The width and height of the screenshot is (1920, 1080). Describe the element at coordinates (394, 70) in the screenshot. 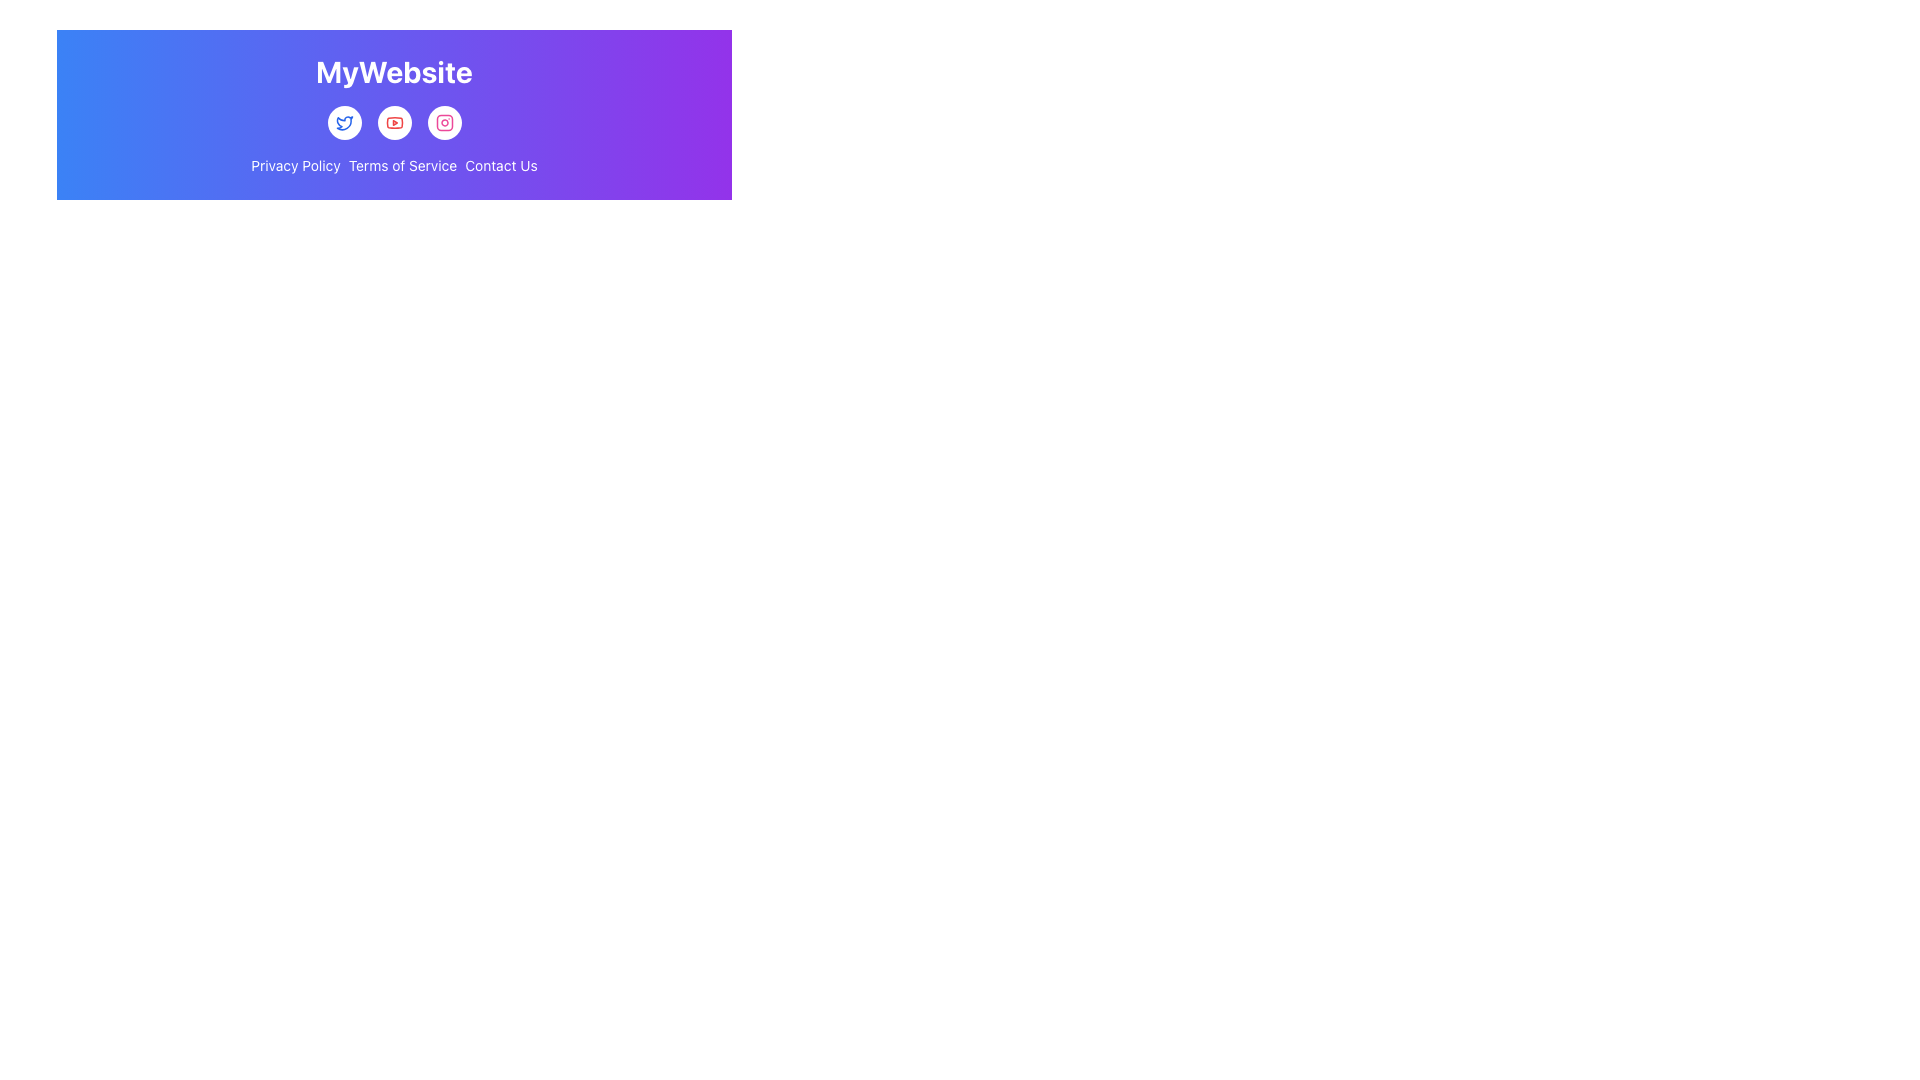

I see `the centrally positioned clickable logo or brand name located above the row of social media icons` at that location.